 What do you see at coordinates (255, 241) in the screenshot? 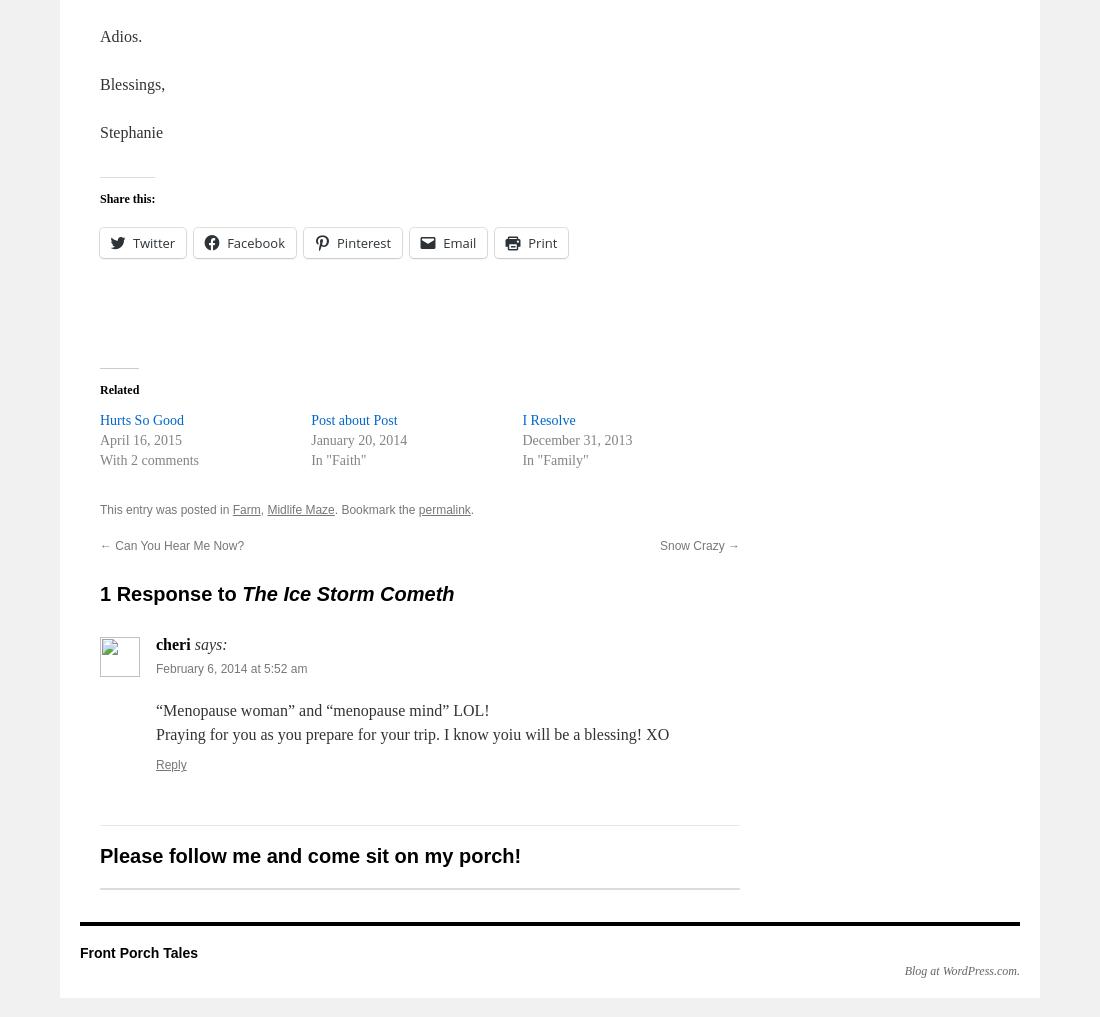
I see `'Facebook'` at bounding box center [255, 241].